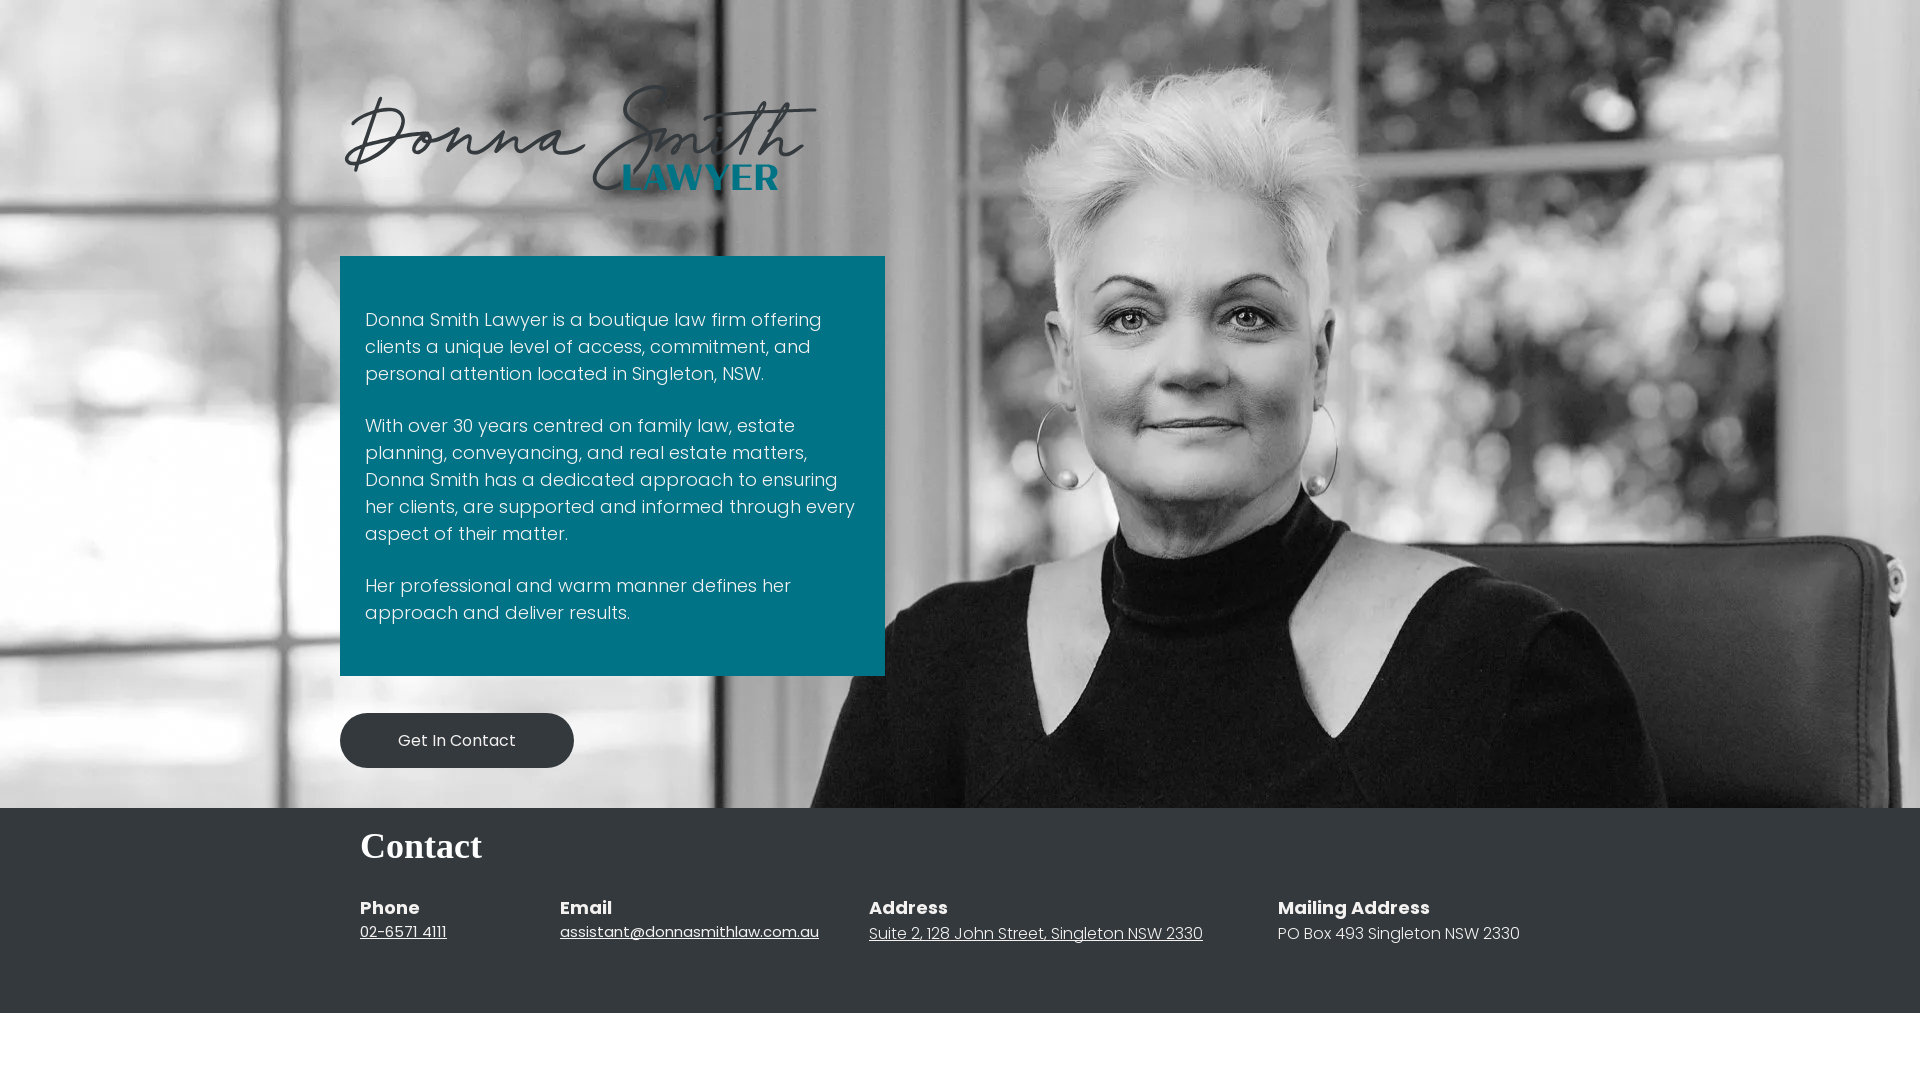 The width and height of the screenshot is (1920, 1080). I want to click on 'Suite 2, 128 John Street, Singleton NSW 2330', so click(1036, 933).